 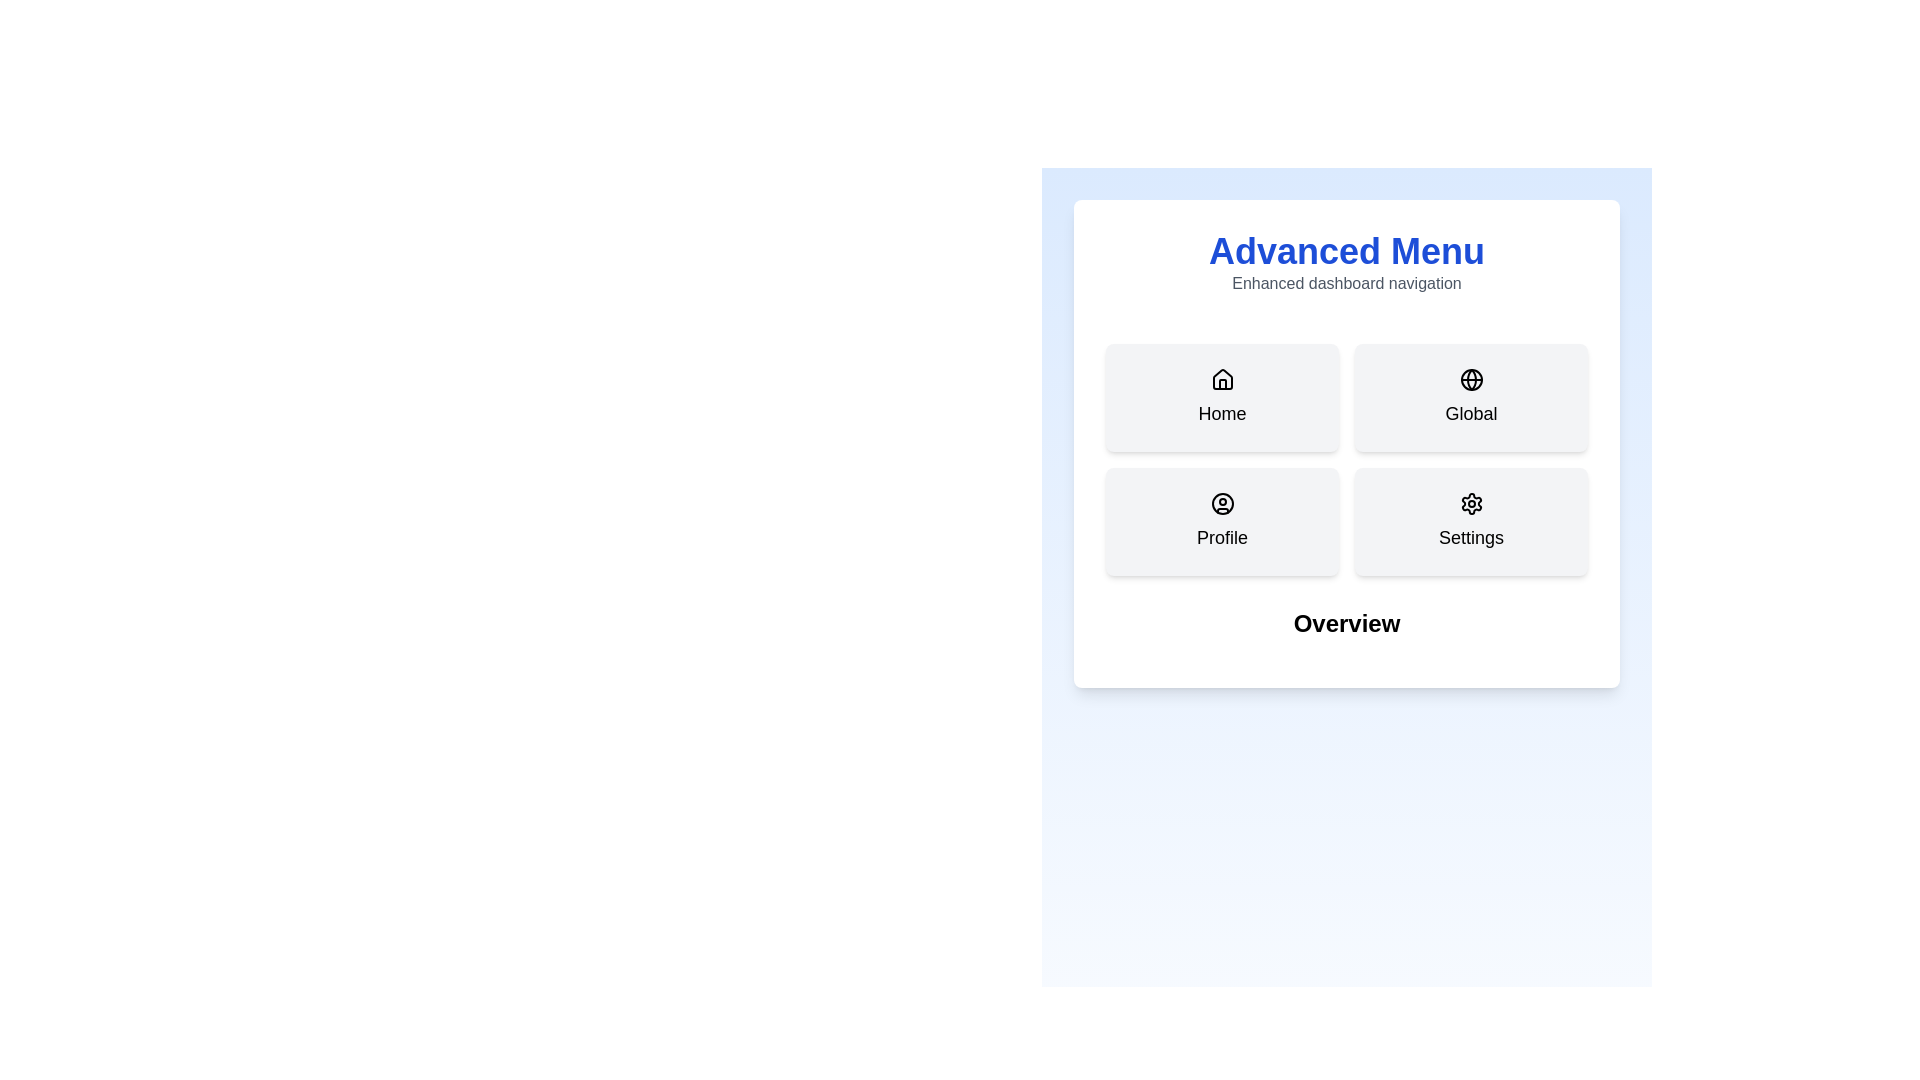 I want to click on the tab button labeled Settings to select it, so click(x=1471, y=520).